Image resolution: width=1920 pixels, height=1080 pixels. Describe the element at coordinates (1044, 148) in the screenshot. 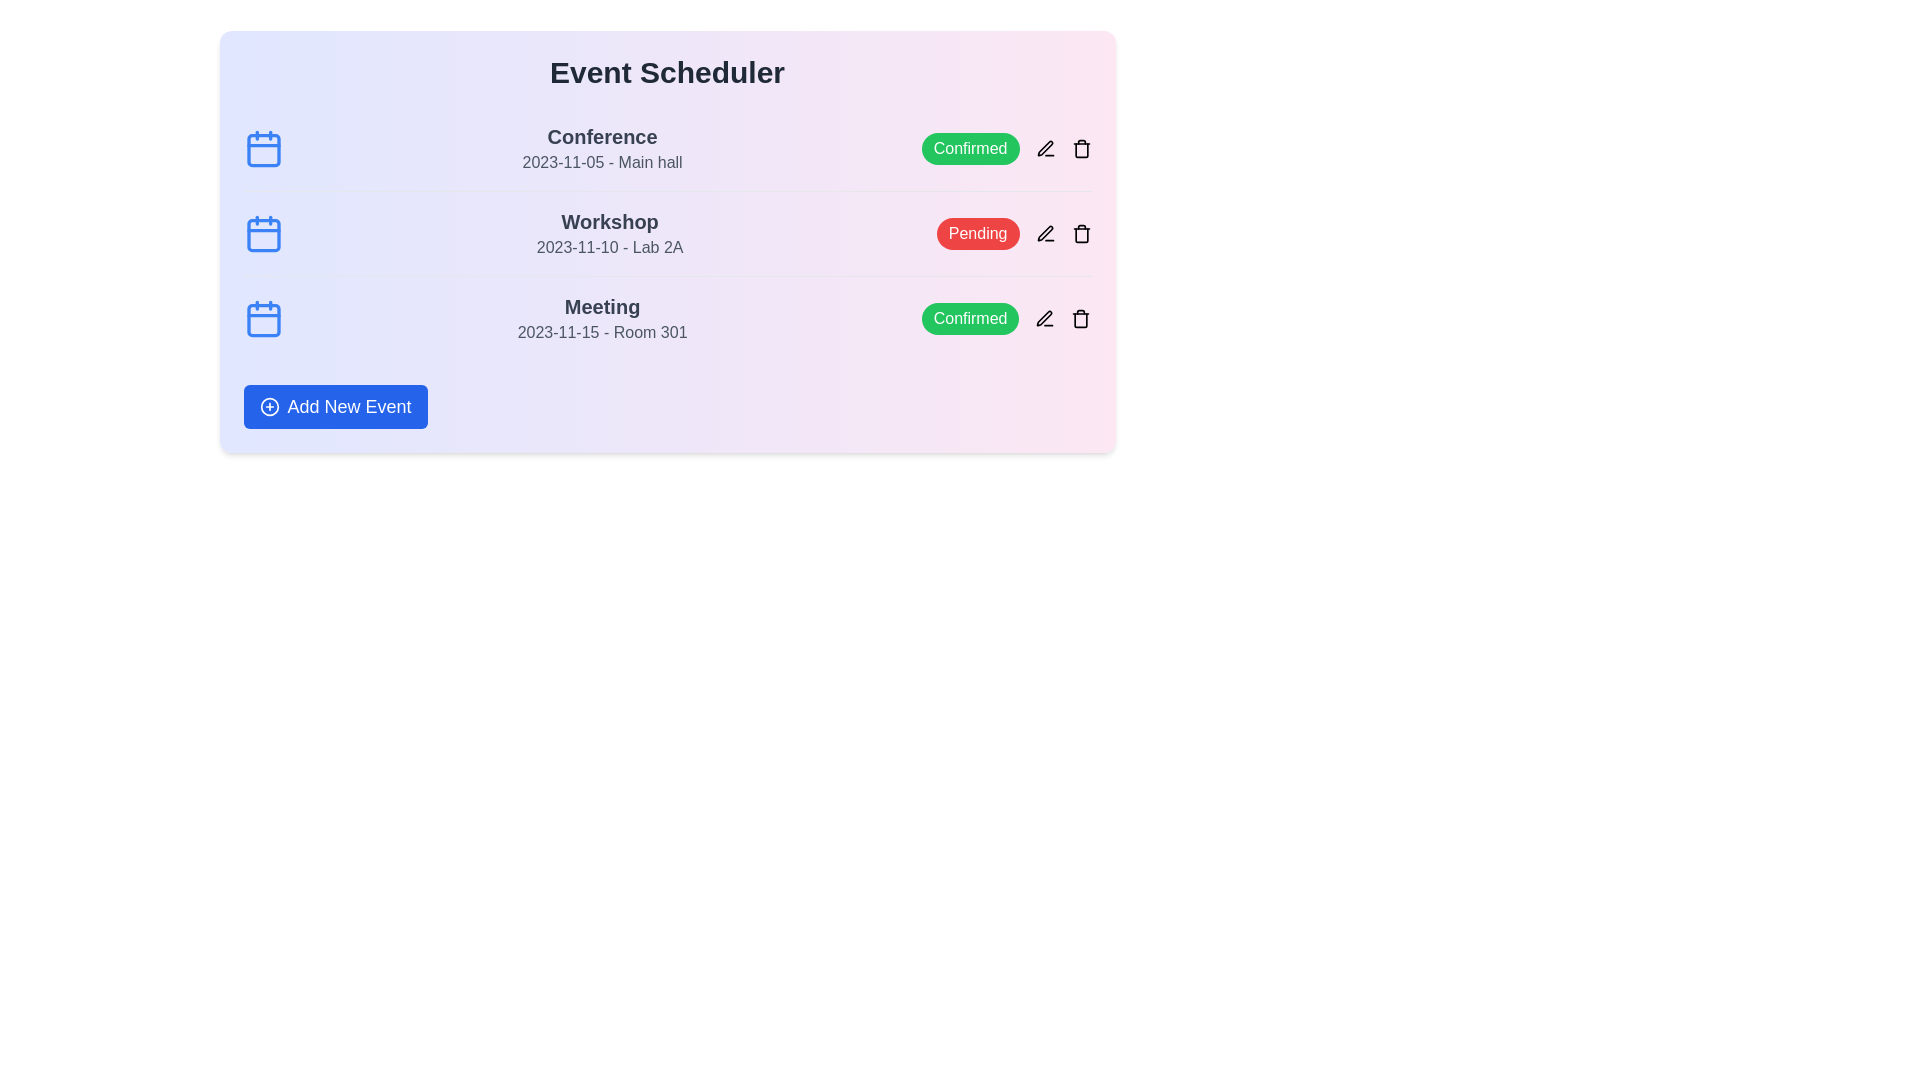

I see `the black pen icon located on the right side of the 'Conference' row in the 'Event Scheduler' section, which changes text color to yellow upon hover` at that location.